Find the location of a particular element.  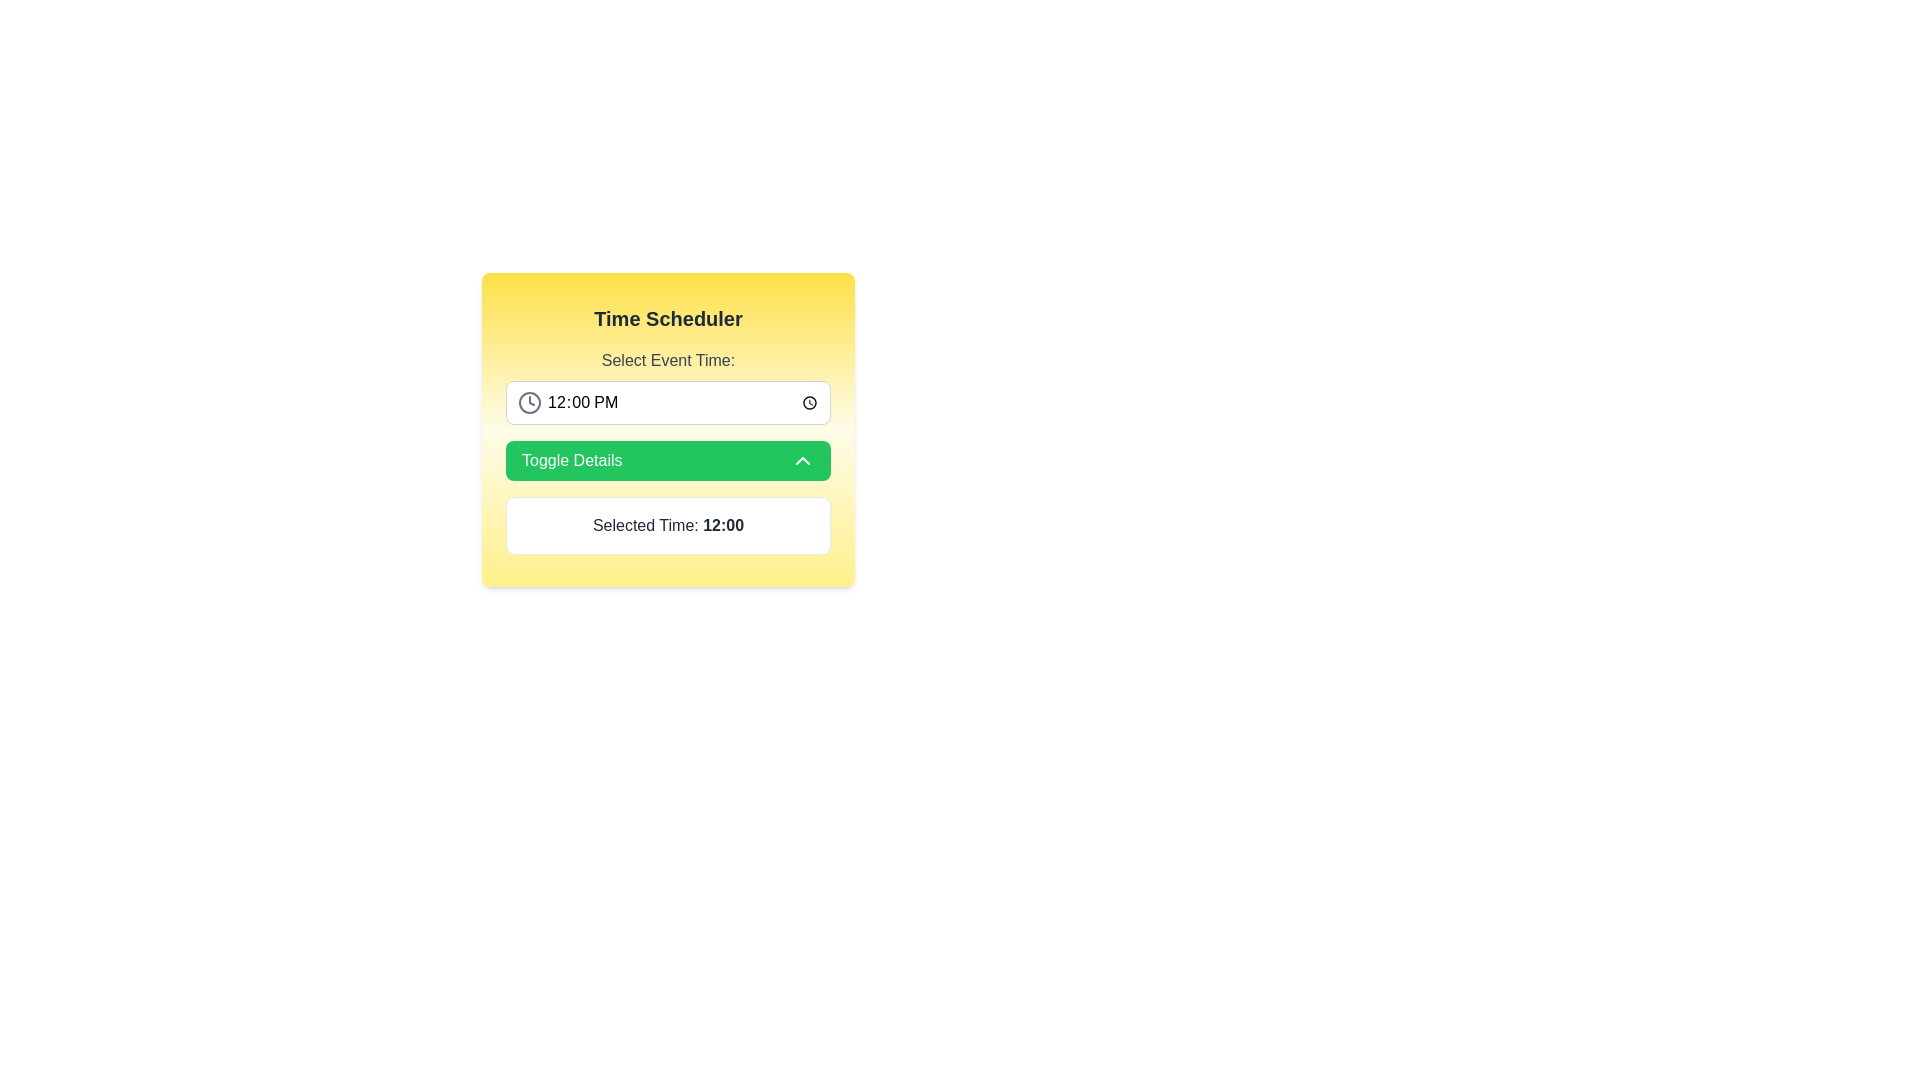

the text display box element that shows 'Selected Time: 12:00', which is located near the bottom of the layout, following the 'Toggle Details' button and is centrally aligned is located at coordinates (668, 524).